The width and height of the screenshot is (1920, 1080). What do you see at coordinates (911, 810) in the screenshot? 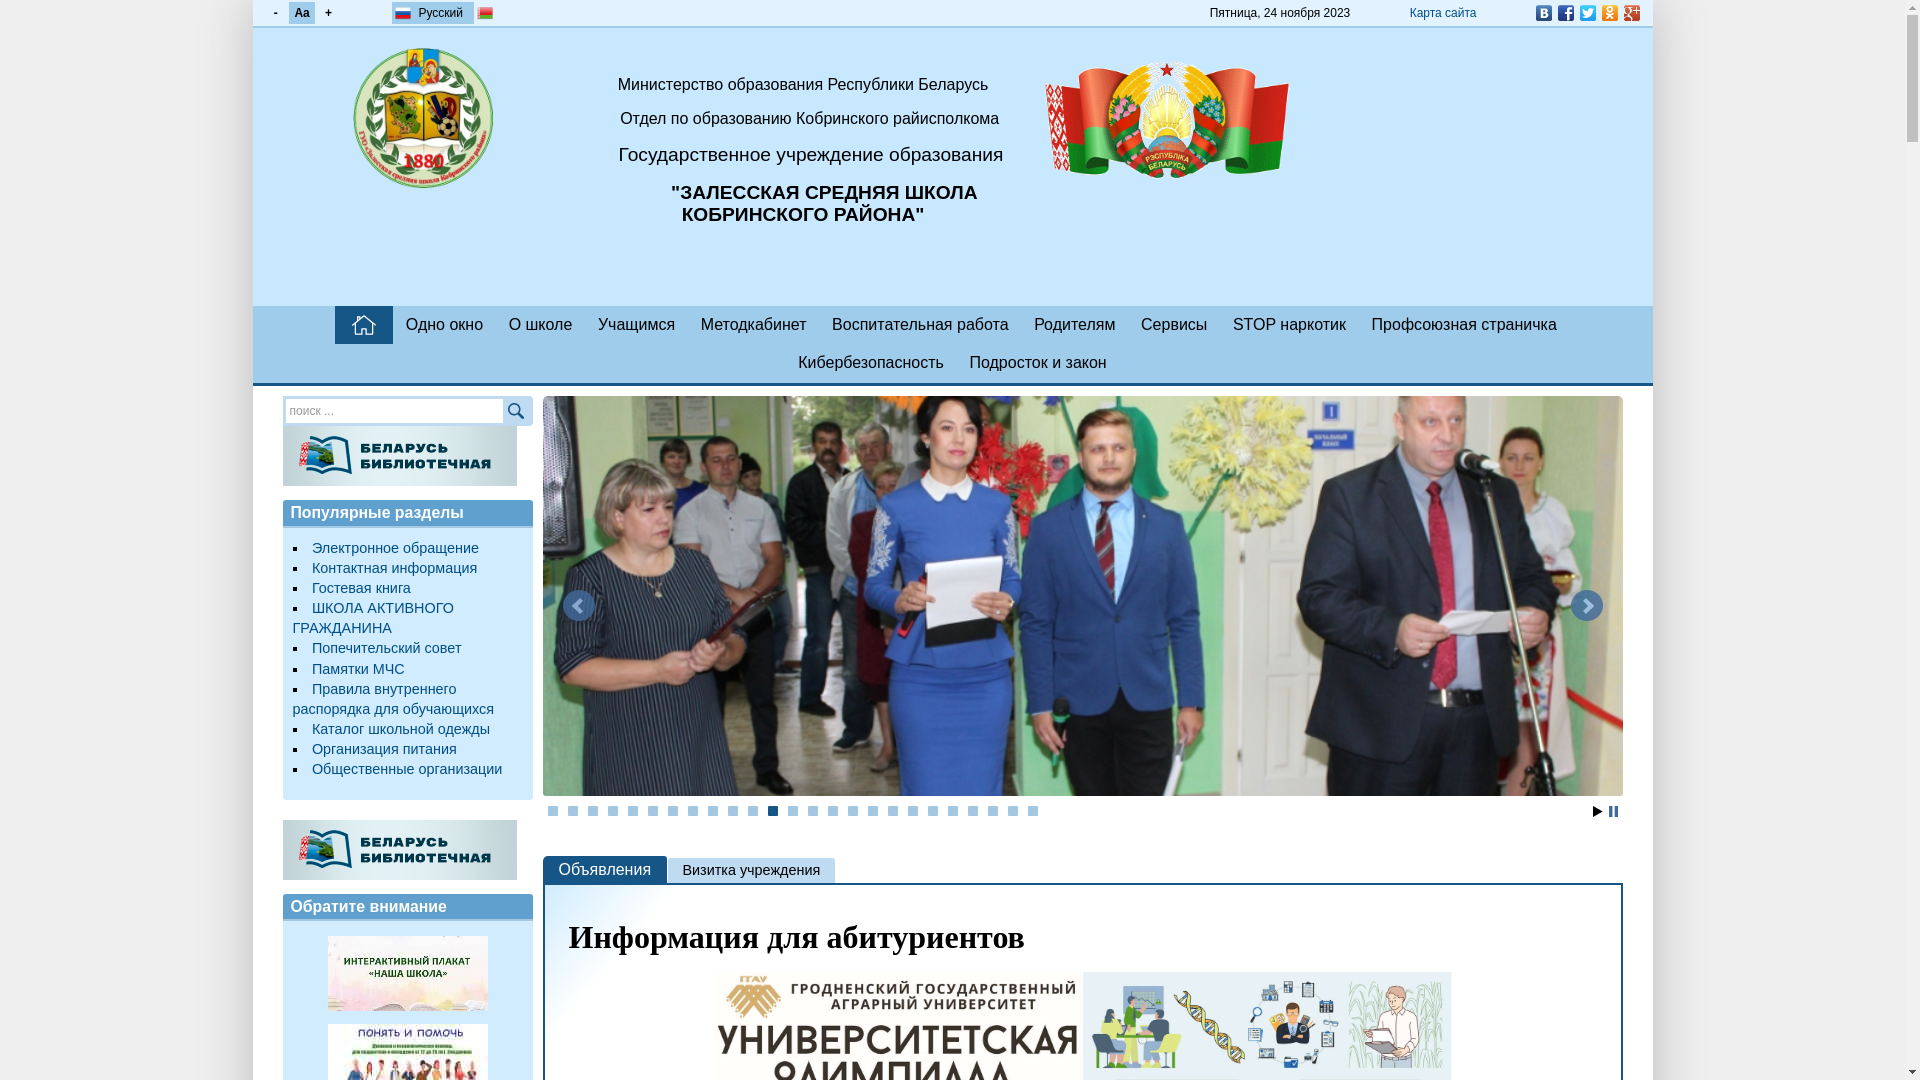
I see `'19'` at bounding box center [911, 810].